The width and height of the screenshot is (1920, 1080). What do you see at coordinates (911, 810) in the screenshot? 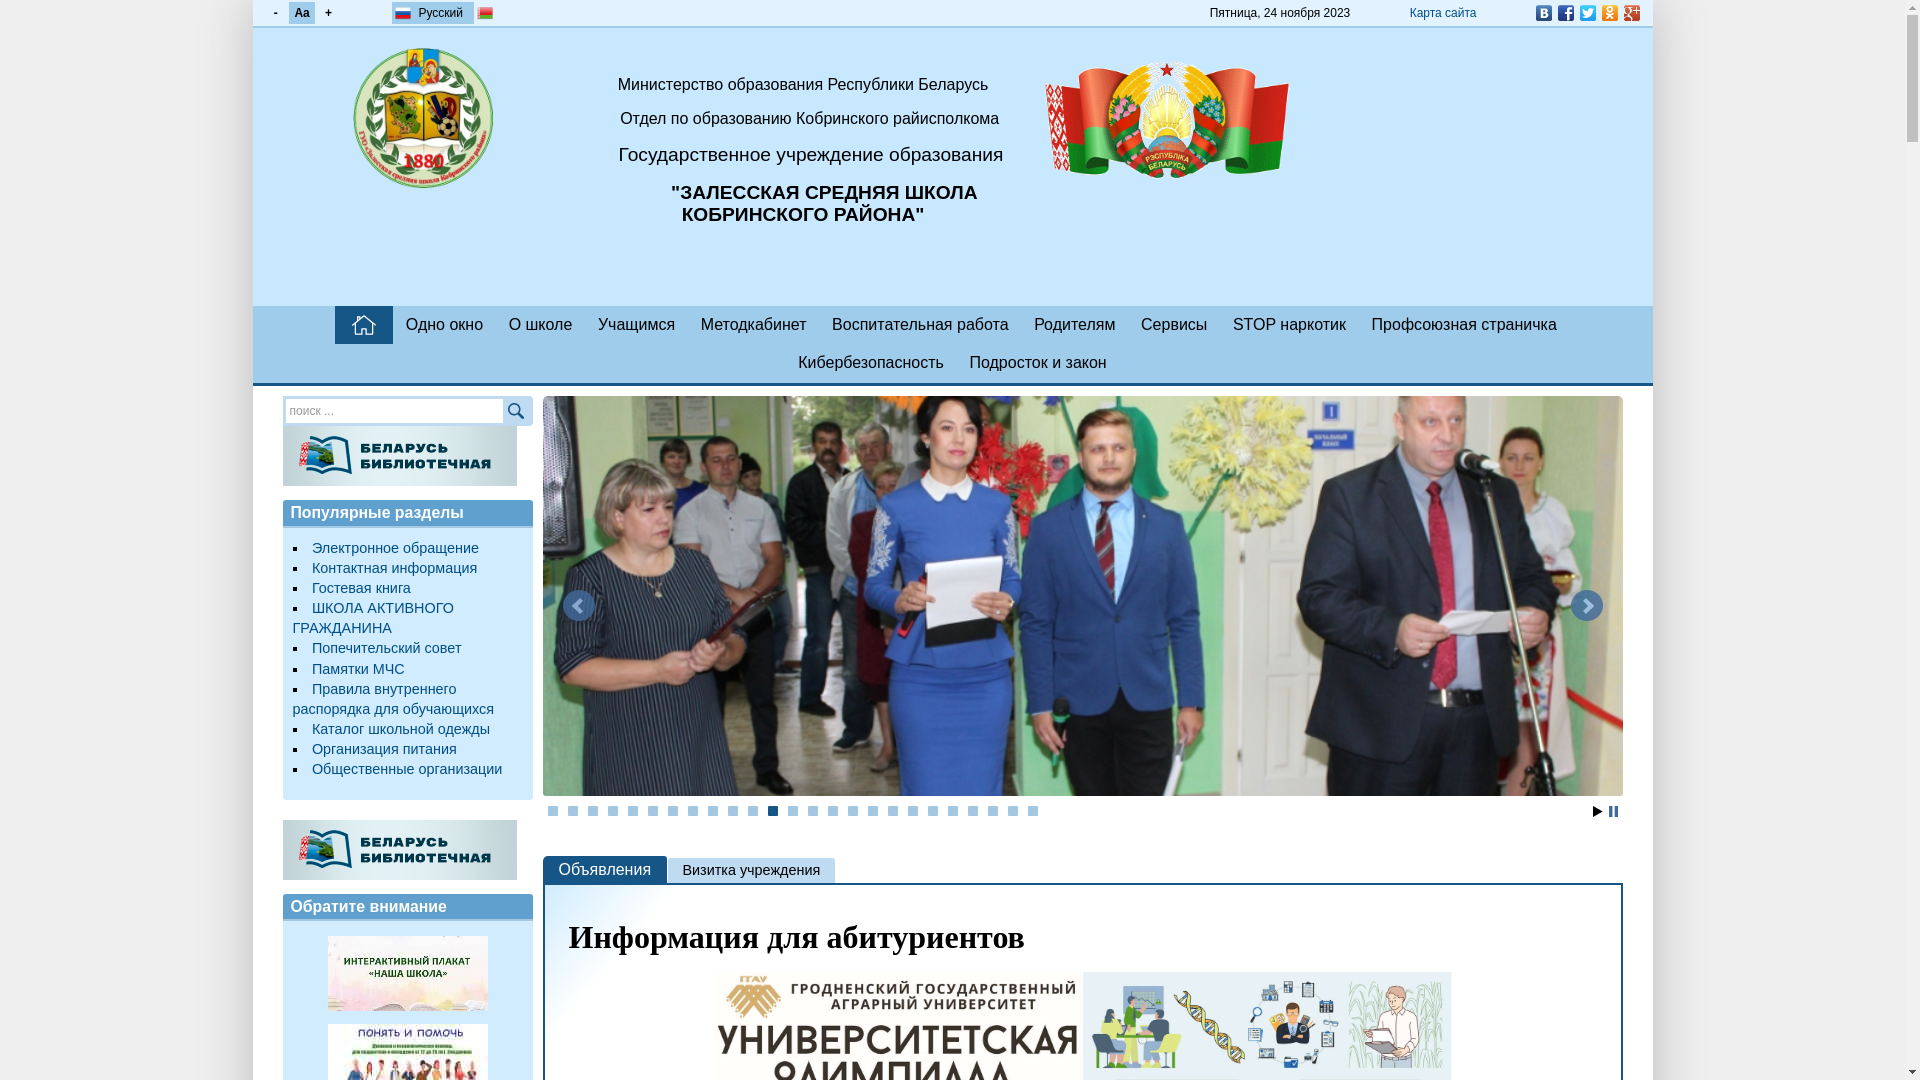
I see `'19'` at bounding box center [911, 810].